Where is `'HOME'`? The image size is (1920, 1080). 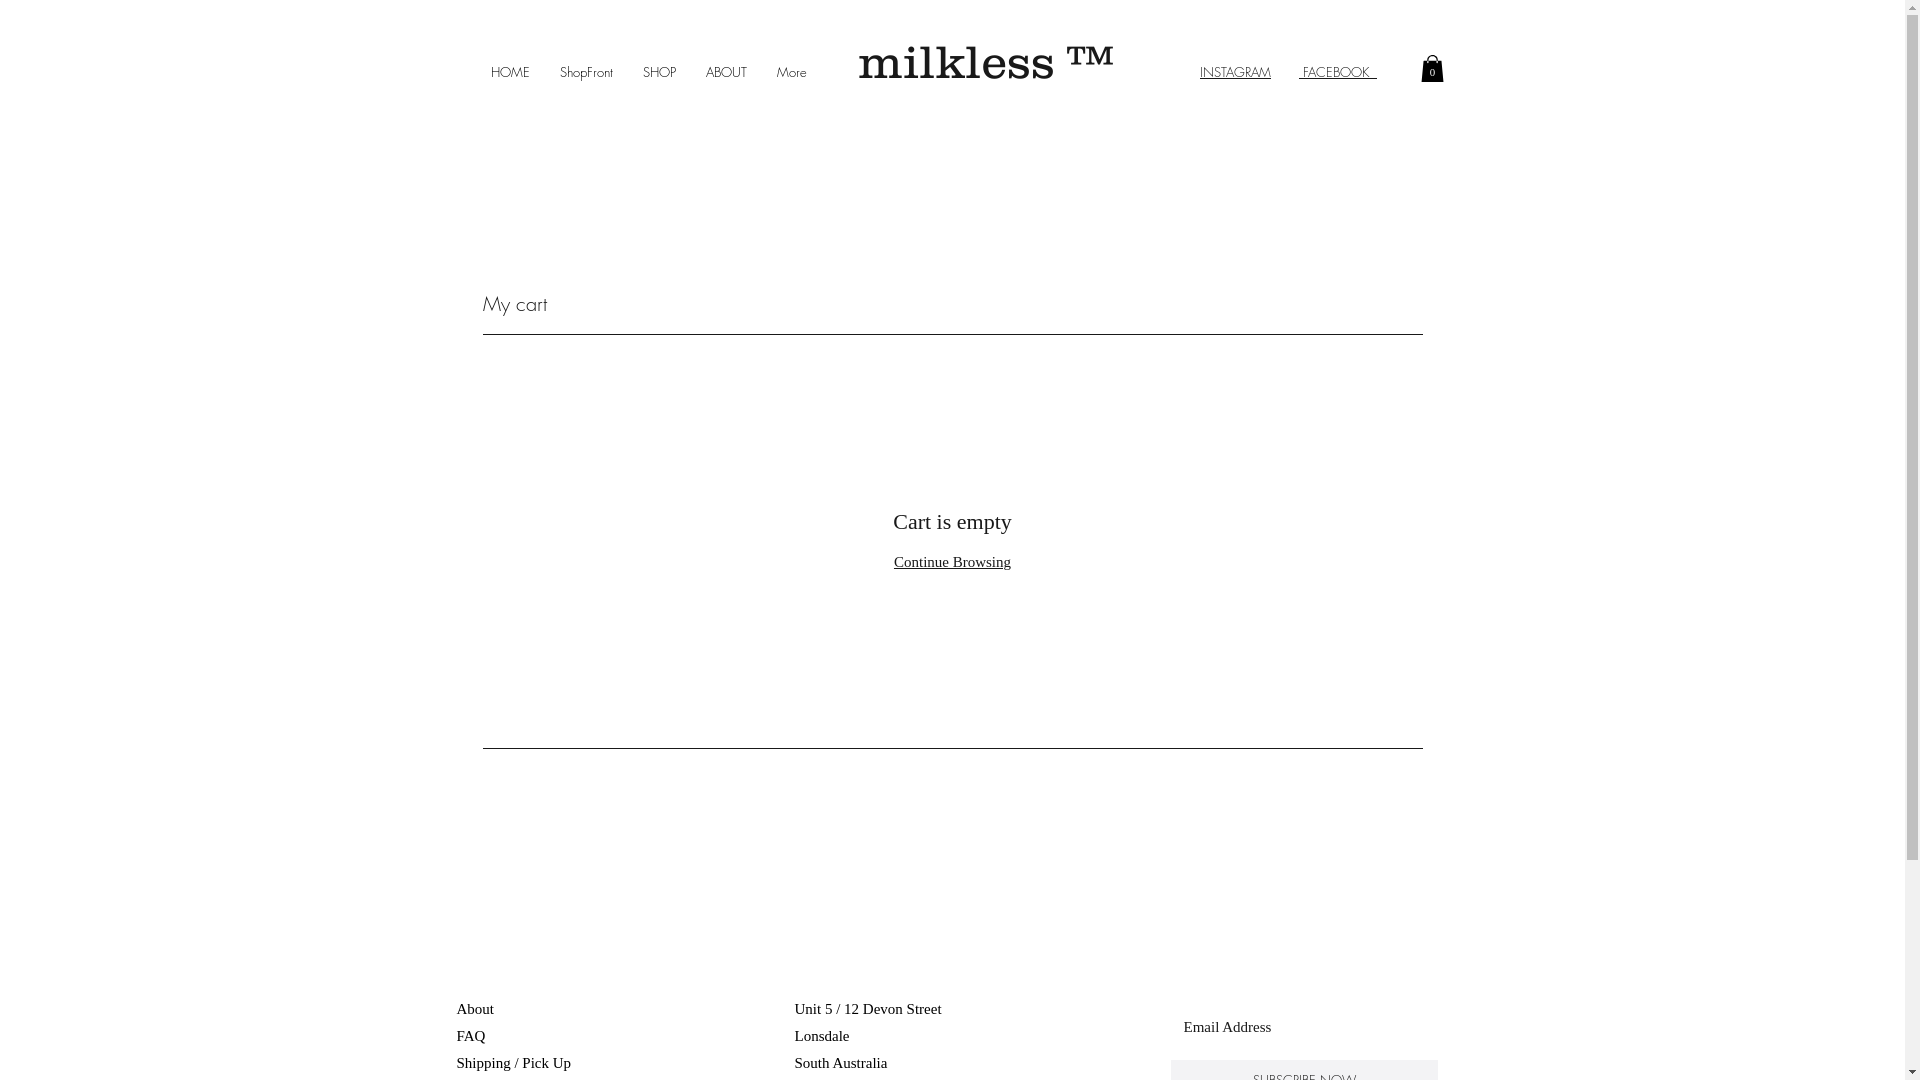
'HOME' is located at coordinates (510, 71).